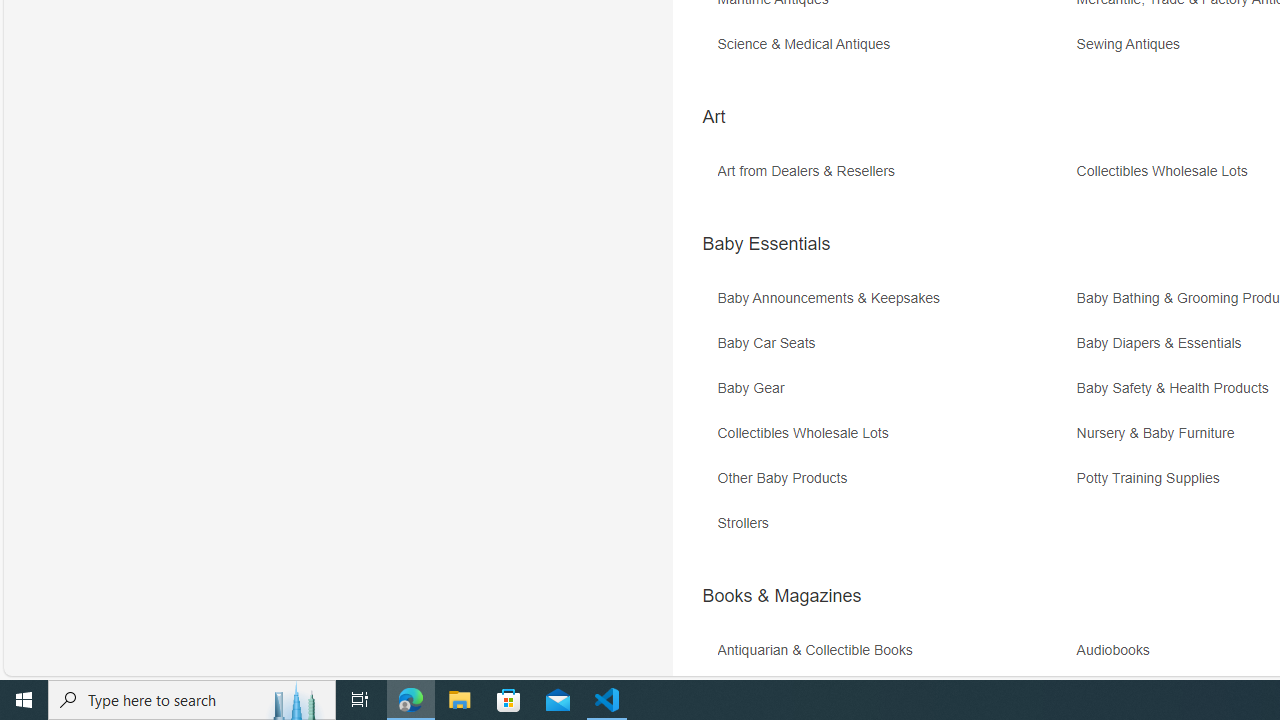 Image resolution: width=1280 pixels, height=720 pixels. Describe the element at coordinates (1133, 44) in the screenshot. I see `'Sewing Antiques'` at that location.